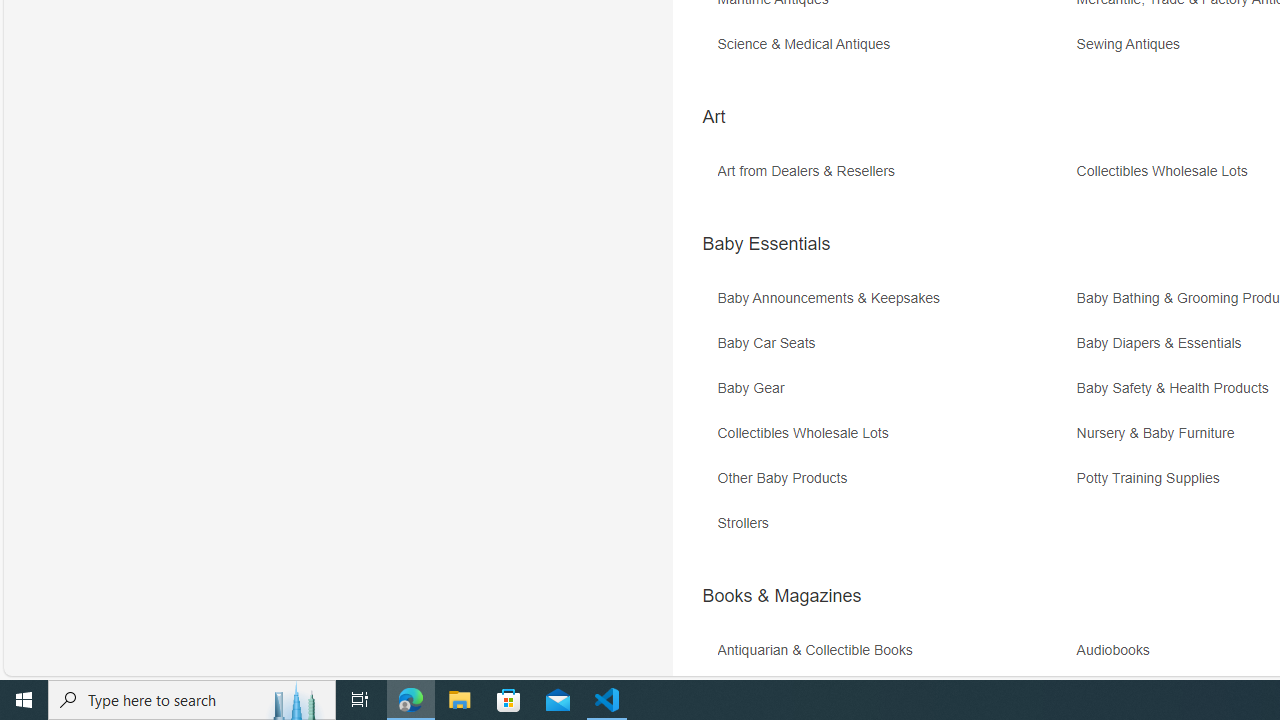 Image resolution: width=1280 pixels, height=720 pixels. Describe the element at coordinates (1133, 44) in the screenshot. I see `'Sewing Antiques'` at that location.